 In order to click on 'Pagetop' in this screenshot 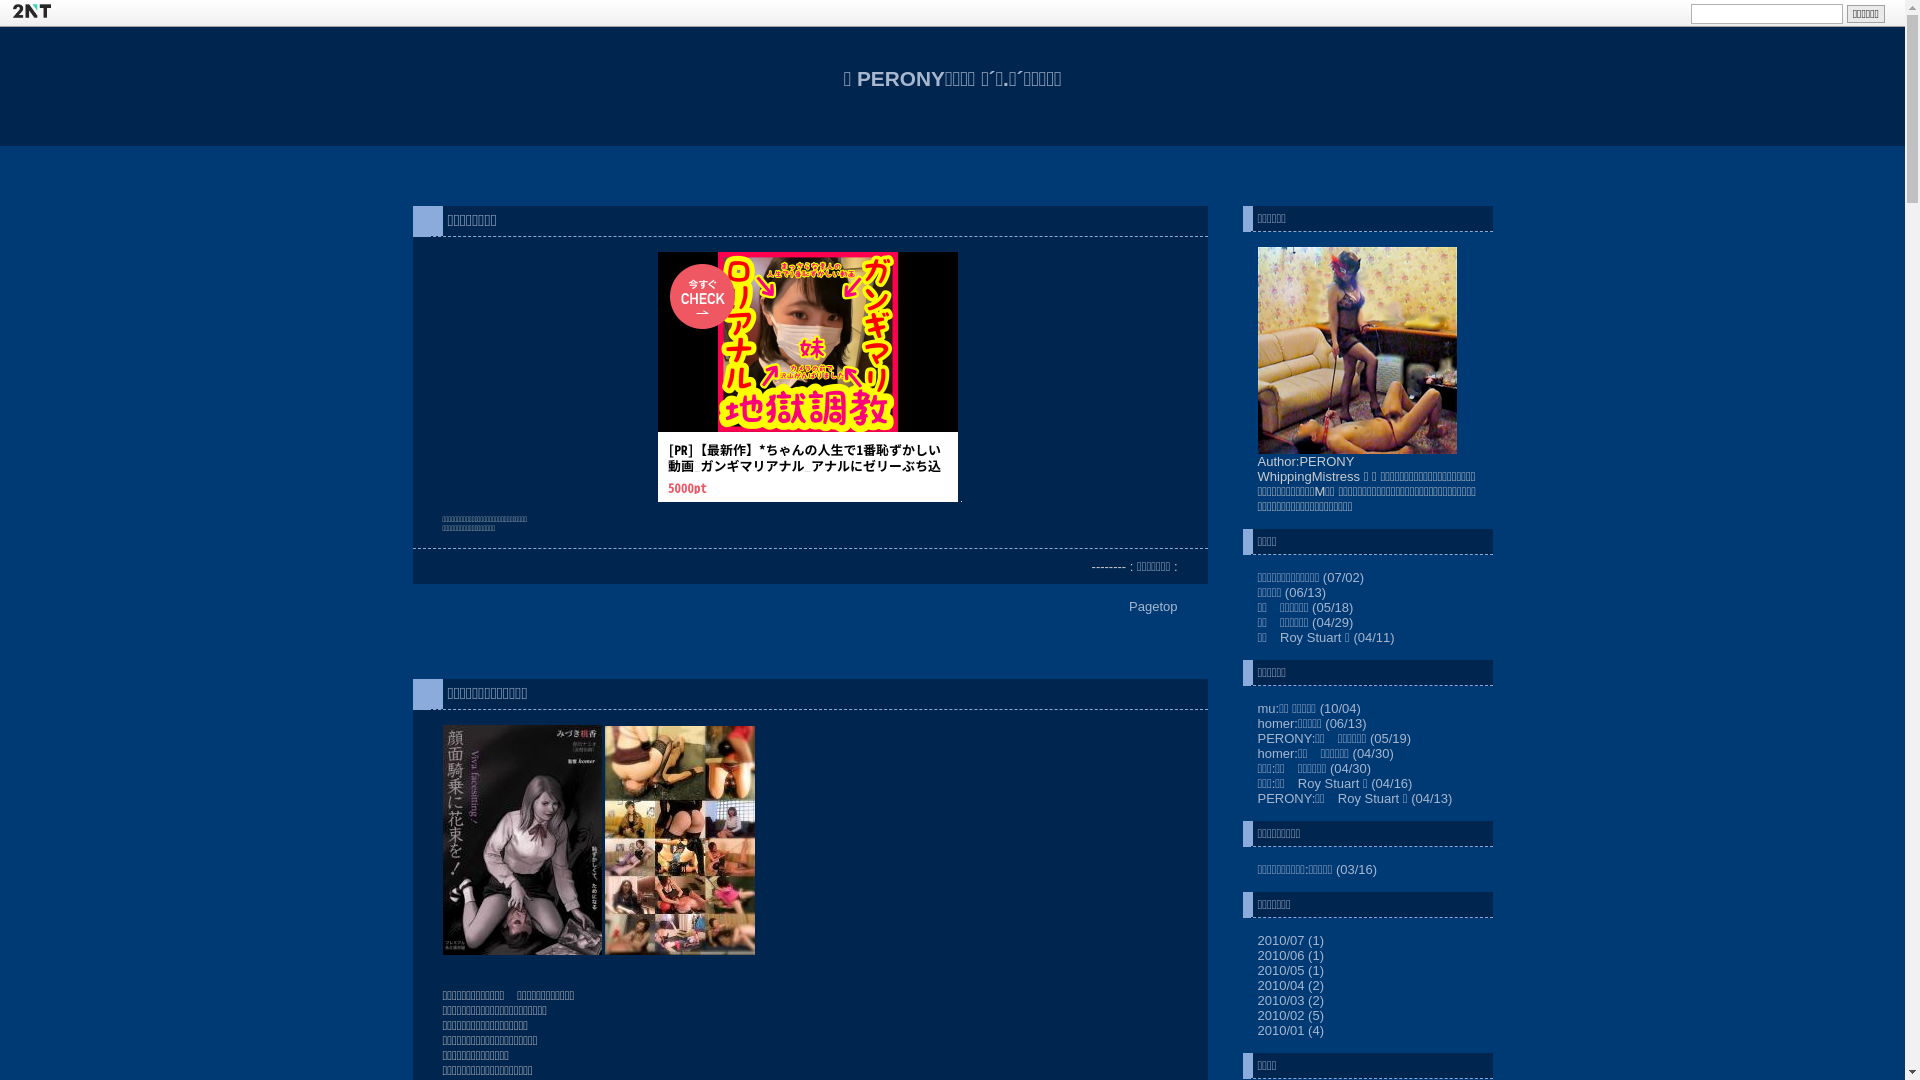, I will do `click(1152, 605)`.